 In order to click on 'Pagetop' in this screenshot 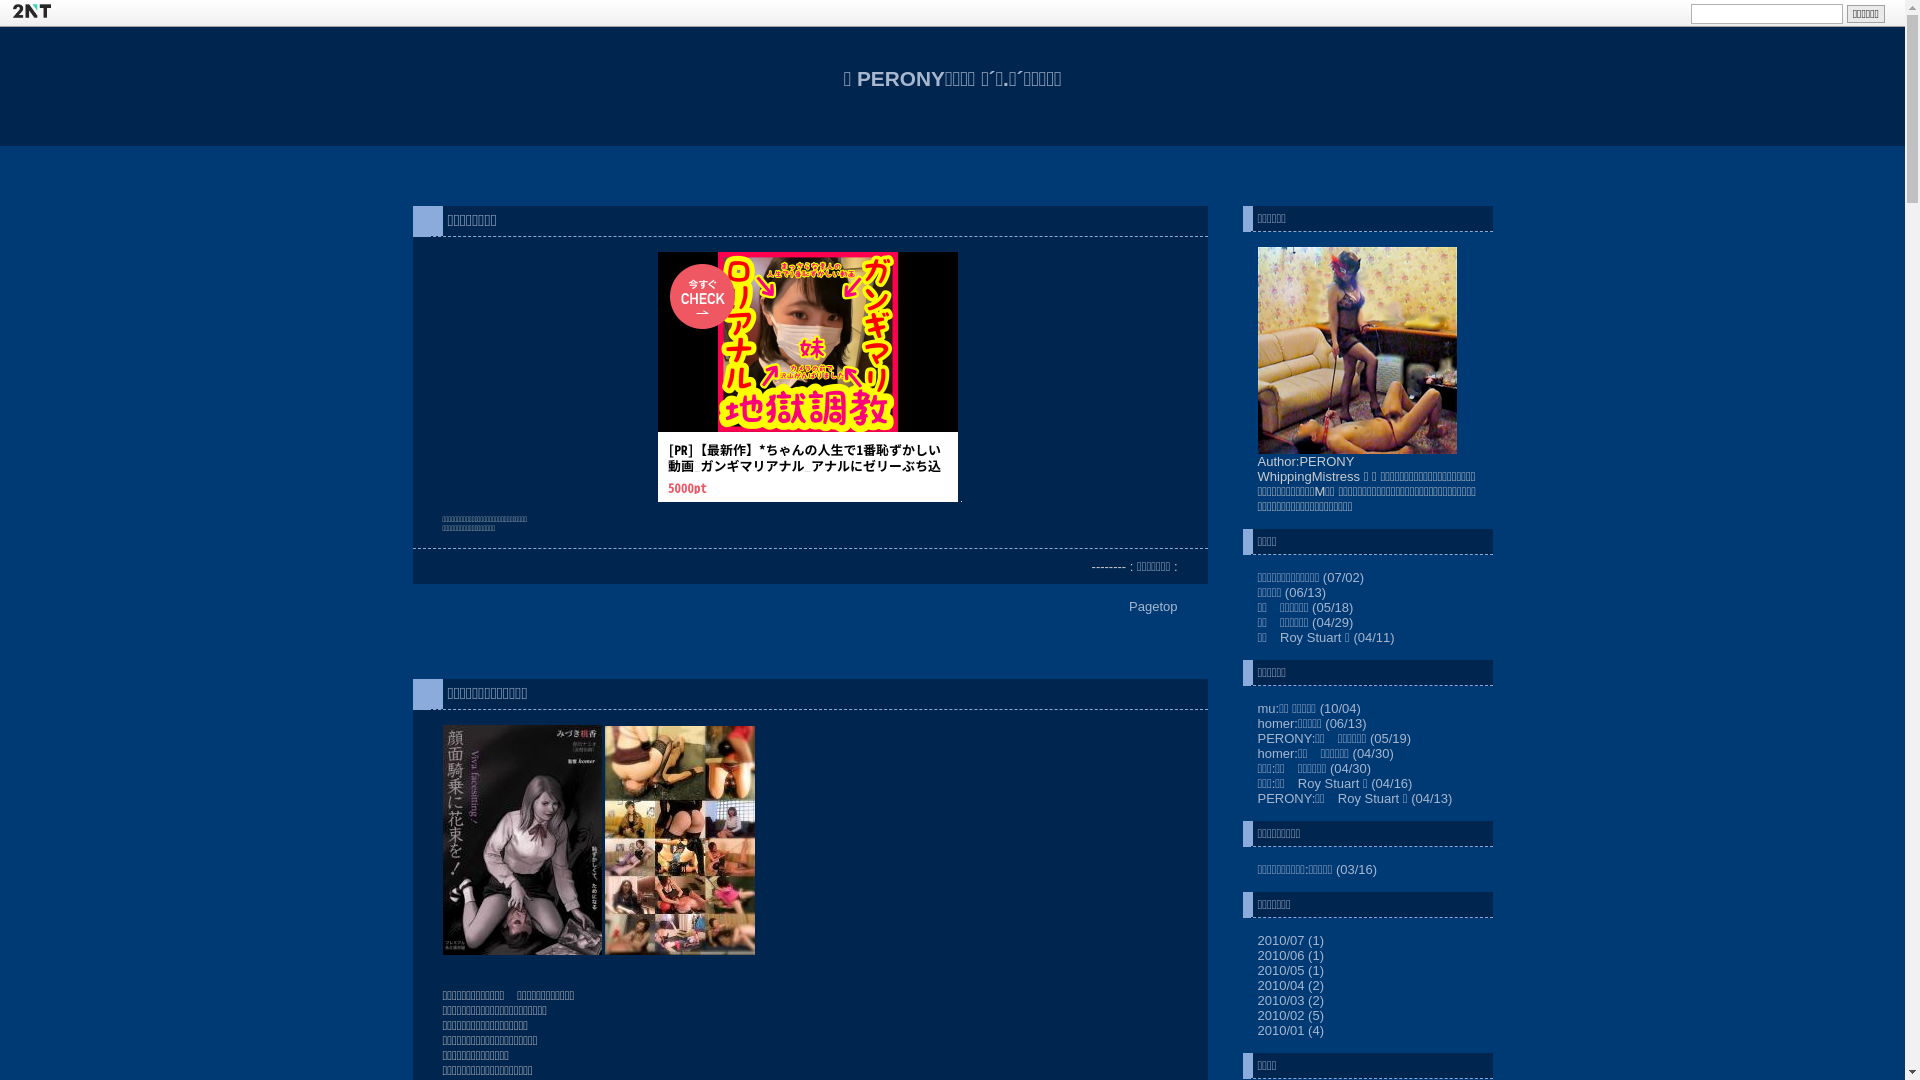, I will do `click(1152, 605)`.